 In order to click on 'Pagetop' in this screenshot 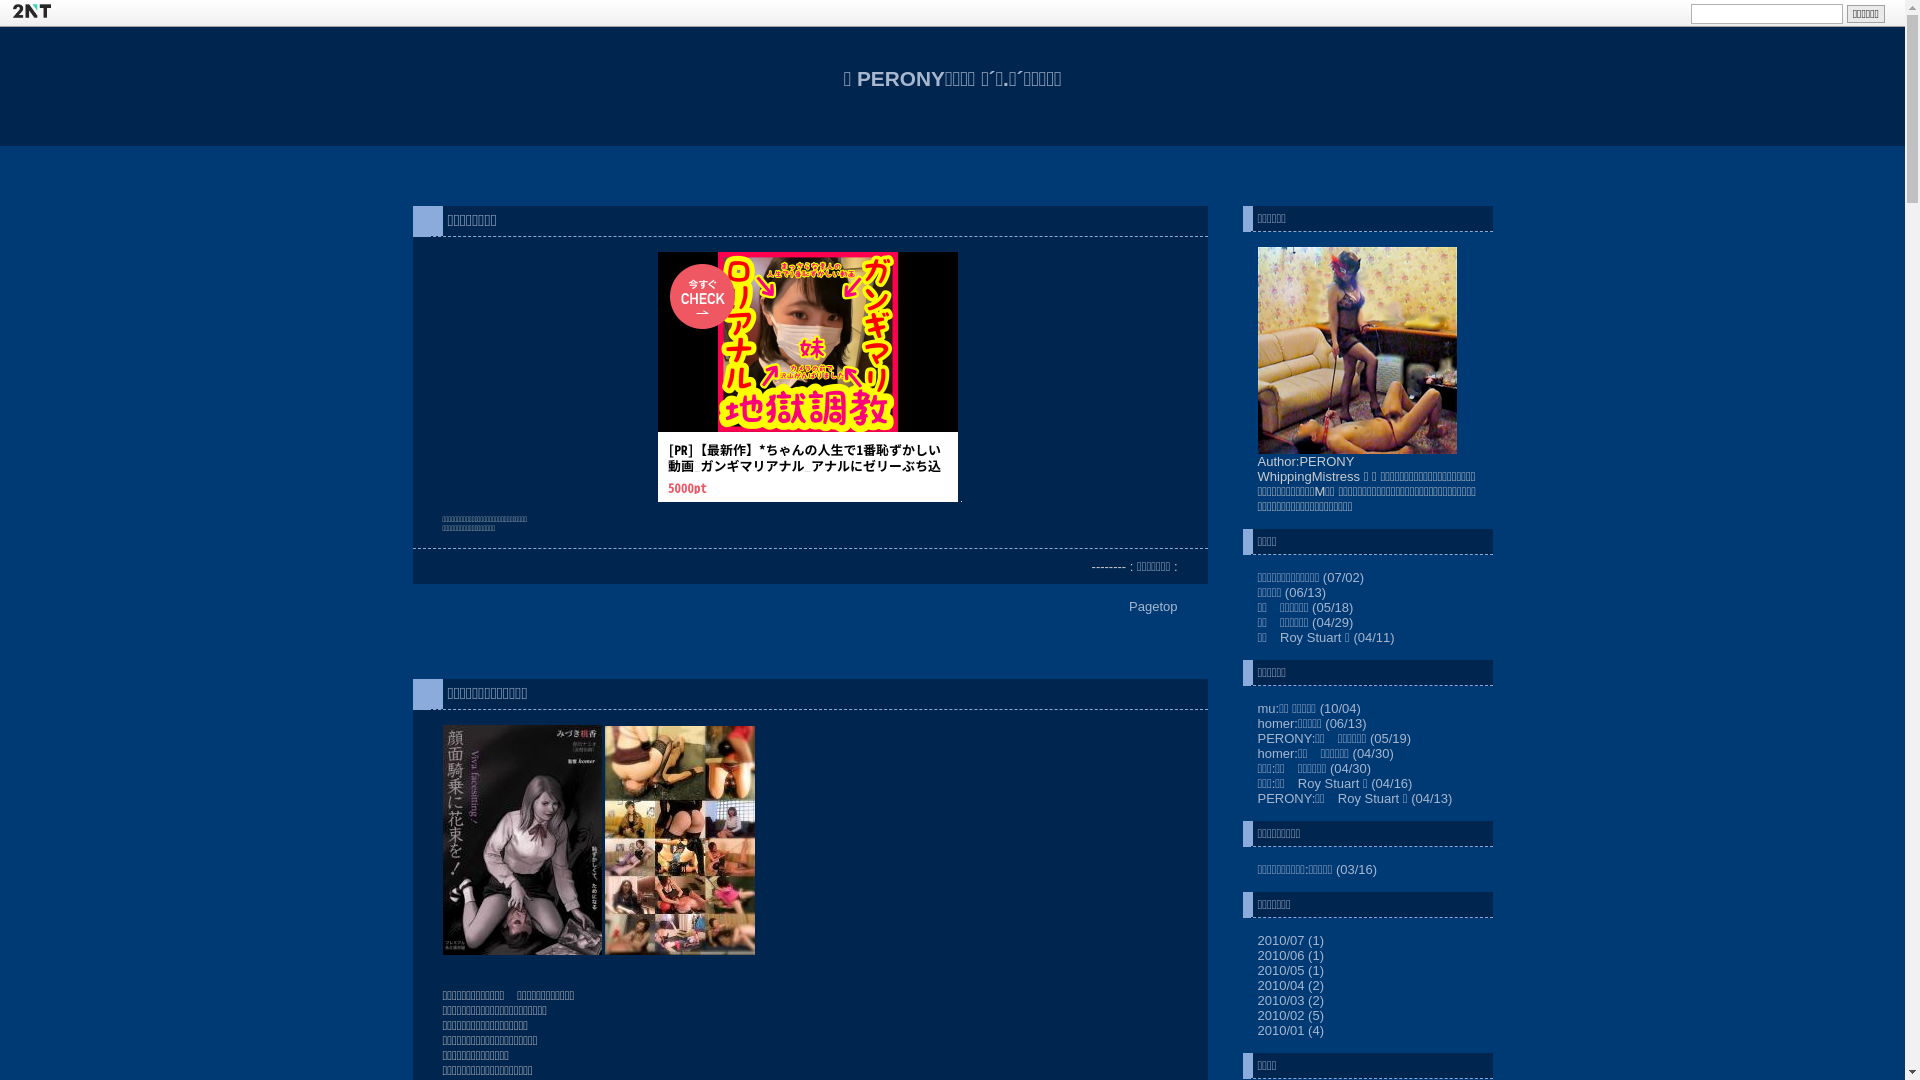, I will do `click(1152, 605)`.